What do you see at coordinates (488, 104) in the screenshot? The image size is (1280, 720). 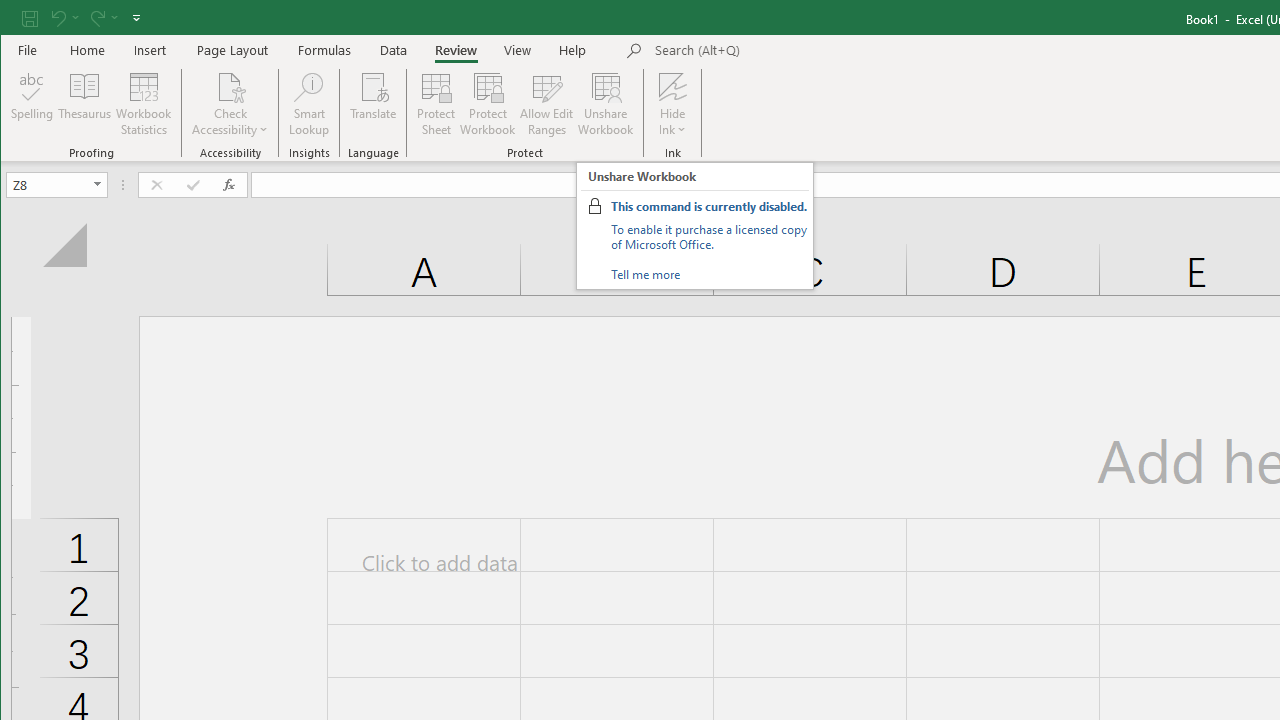 I see `'Protect Workbook...'` at bounding box center [488, 104].